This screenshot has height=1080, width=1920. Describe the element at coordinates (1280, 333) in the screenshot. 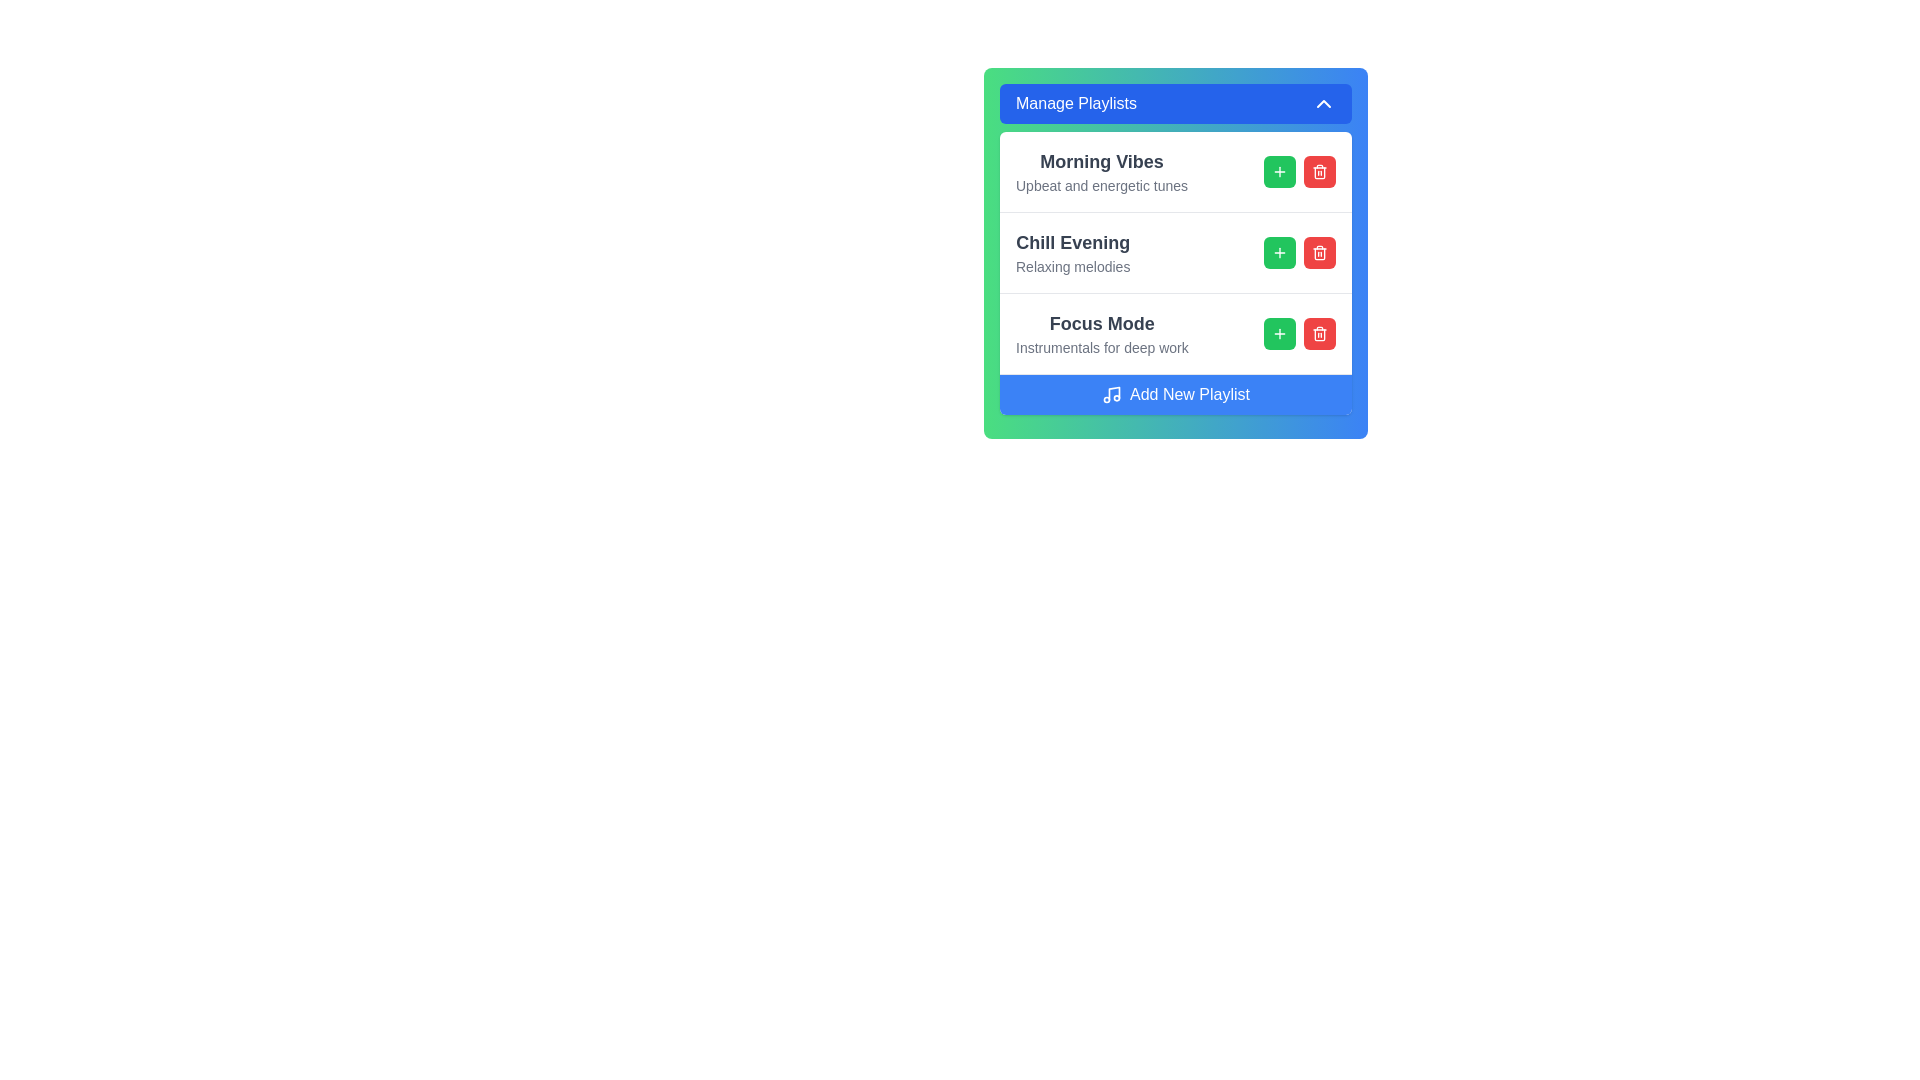

I see `the Icon button located in the 'Focus Mode' playlist row` at that location.